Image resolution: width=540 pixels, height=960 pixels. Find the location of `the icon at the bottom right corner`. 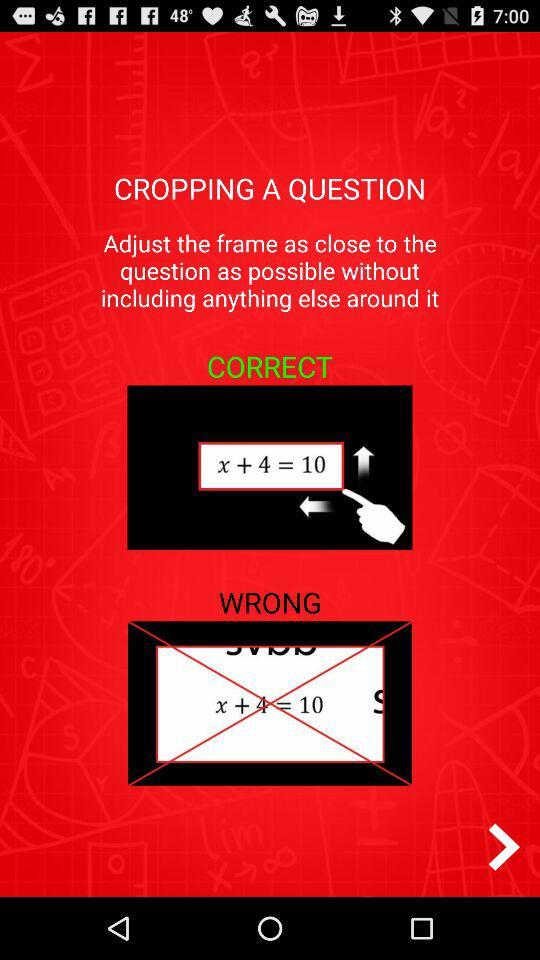

the icon at the bottom right corner is located at coordinates (503, 846).